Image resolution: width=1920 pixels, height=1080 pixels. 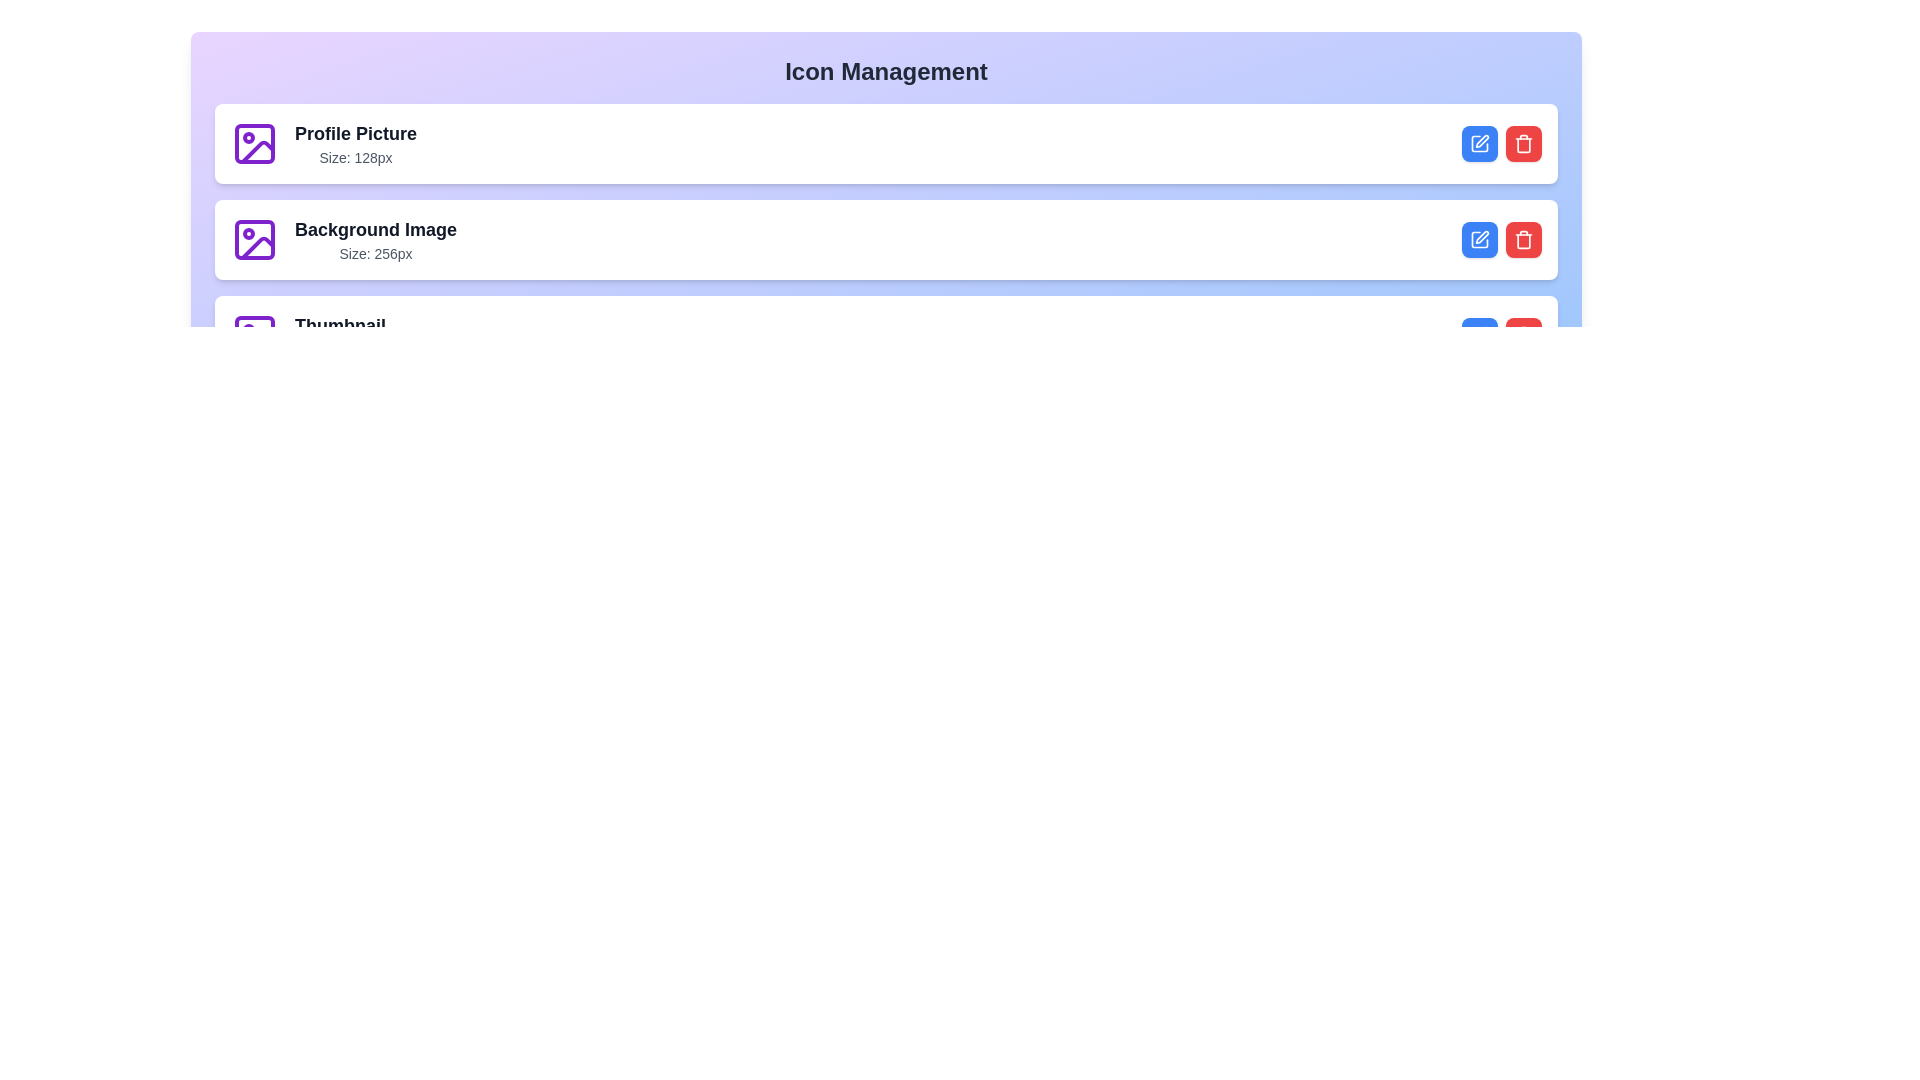 What do you see at coordinates (344, 238) in the screenshot?
I see `text information from the informational display that shows an icon of an image in purple, the text 'Background Image' in bold, and 'Size: 256px' underneath` at bounding box center [344, 238].